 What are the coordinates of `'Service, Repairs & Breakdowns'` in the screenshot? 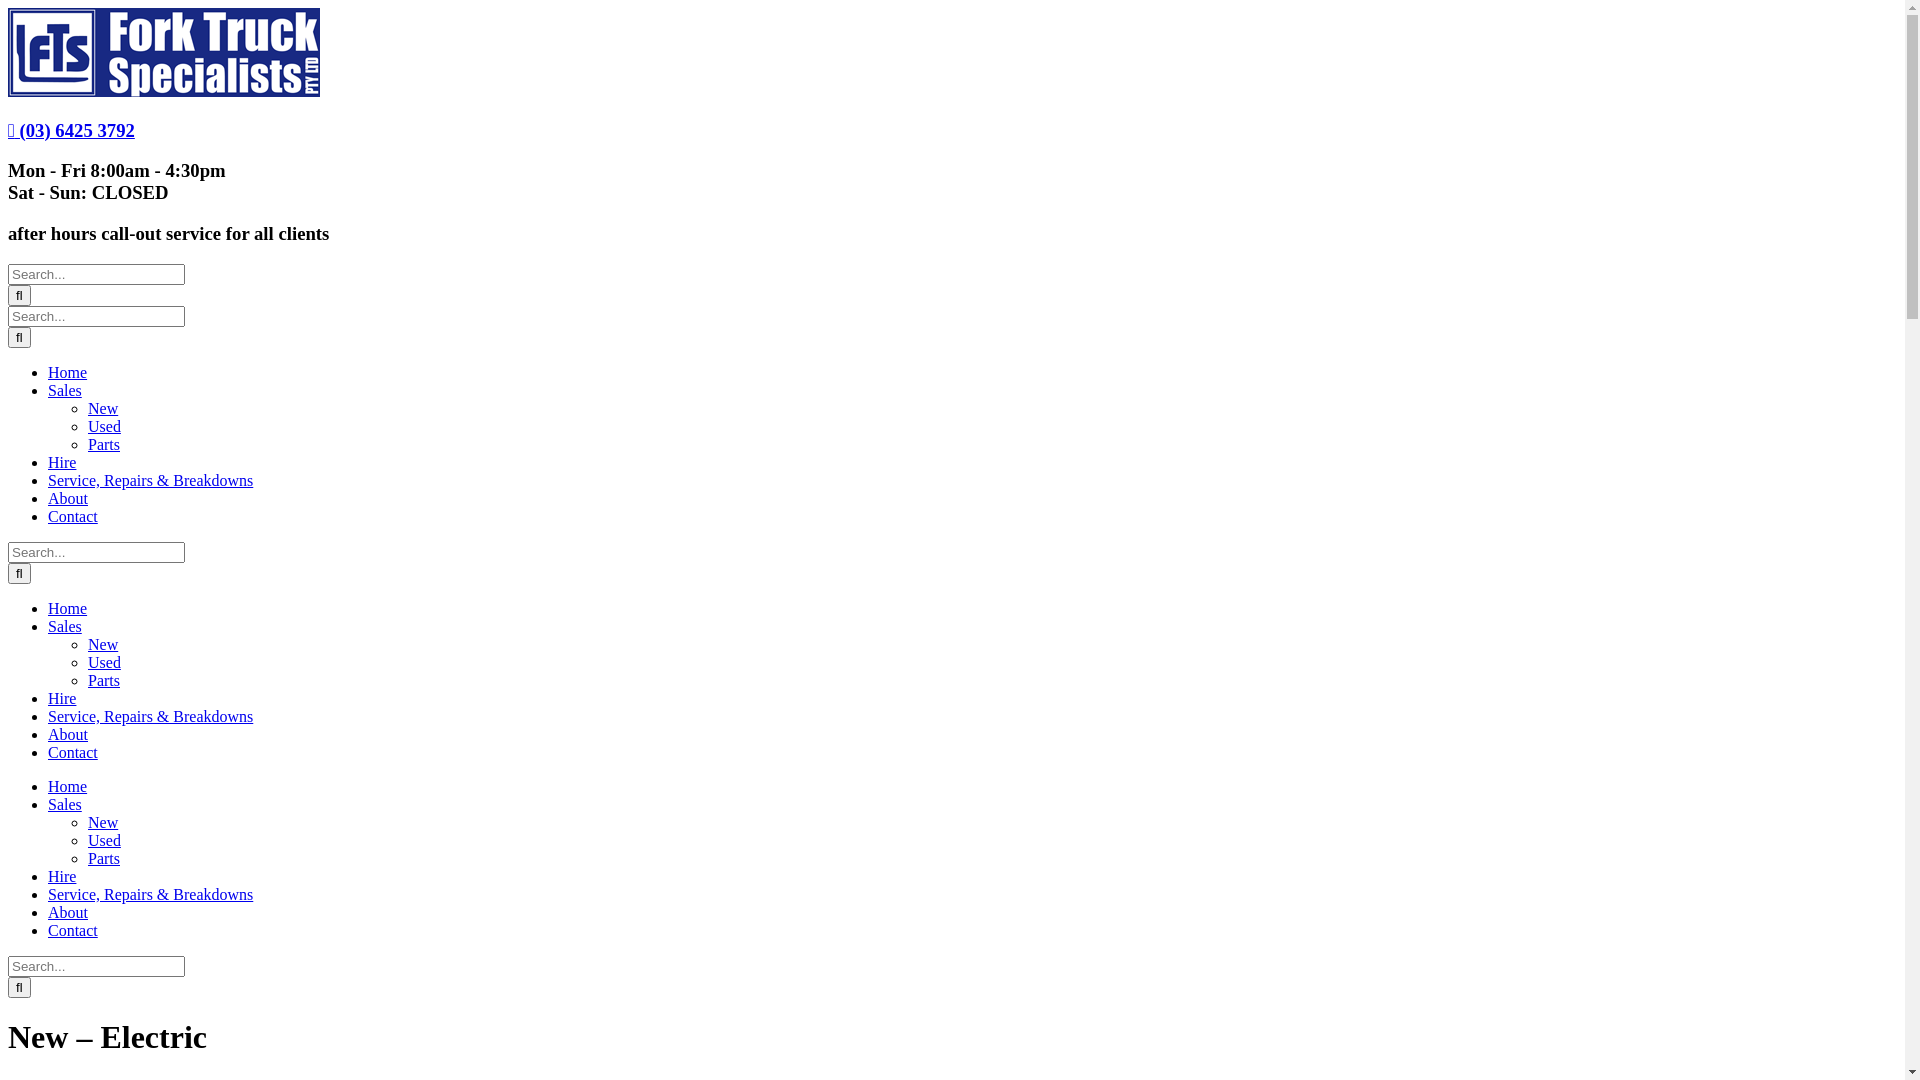 It's located at (48, 715).